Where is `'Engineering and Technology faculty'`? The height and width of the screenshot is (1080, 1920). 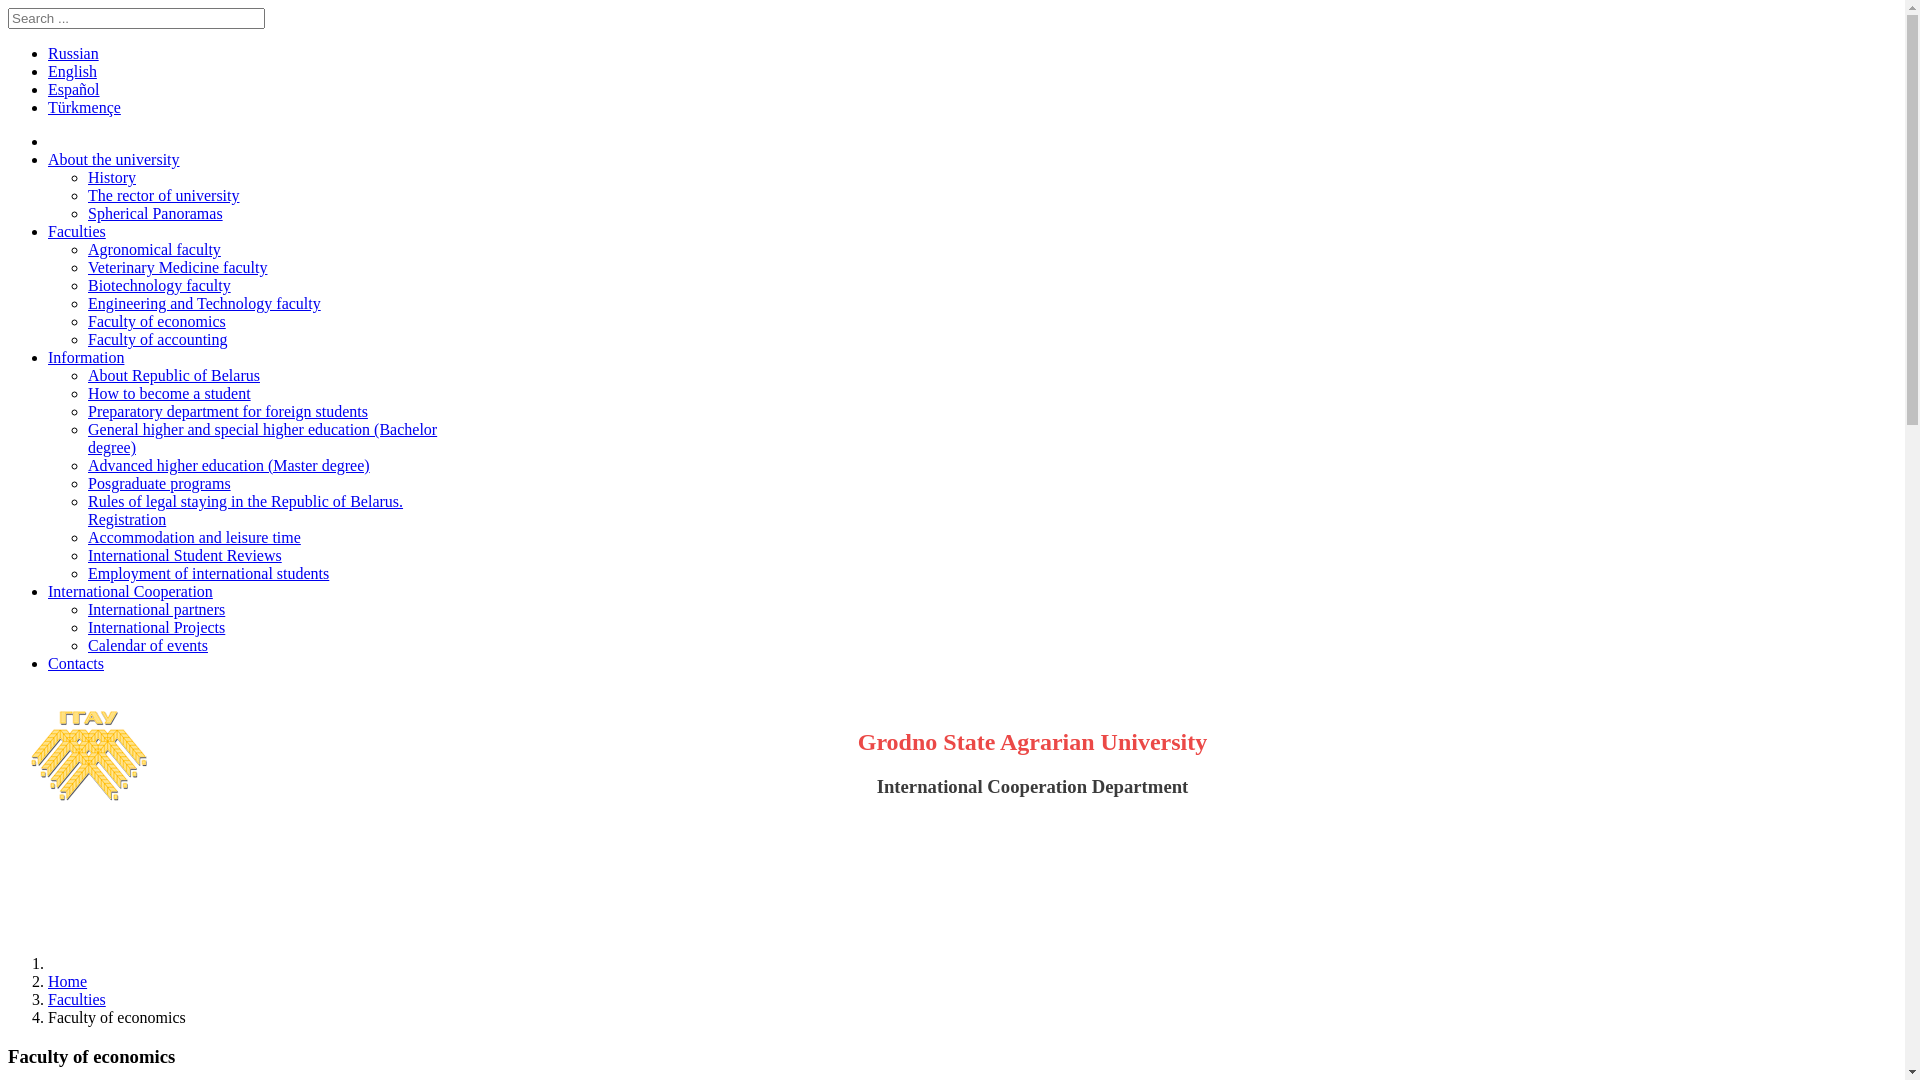
'Engineering and Technology faculty' is located at coordinates (204, 303).